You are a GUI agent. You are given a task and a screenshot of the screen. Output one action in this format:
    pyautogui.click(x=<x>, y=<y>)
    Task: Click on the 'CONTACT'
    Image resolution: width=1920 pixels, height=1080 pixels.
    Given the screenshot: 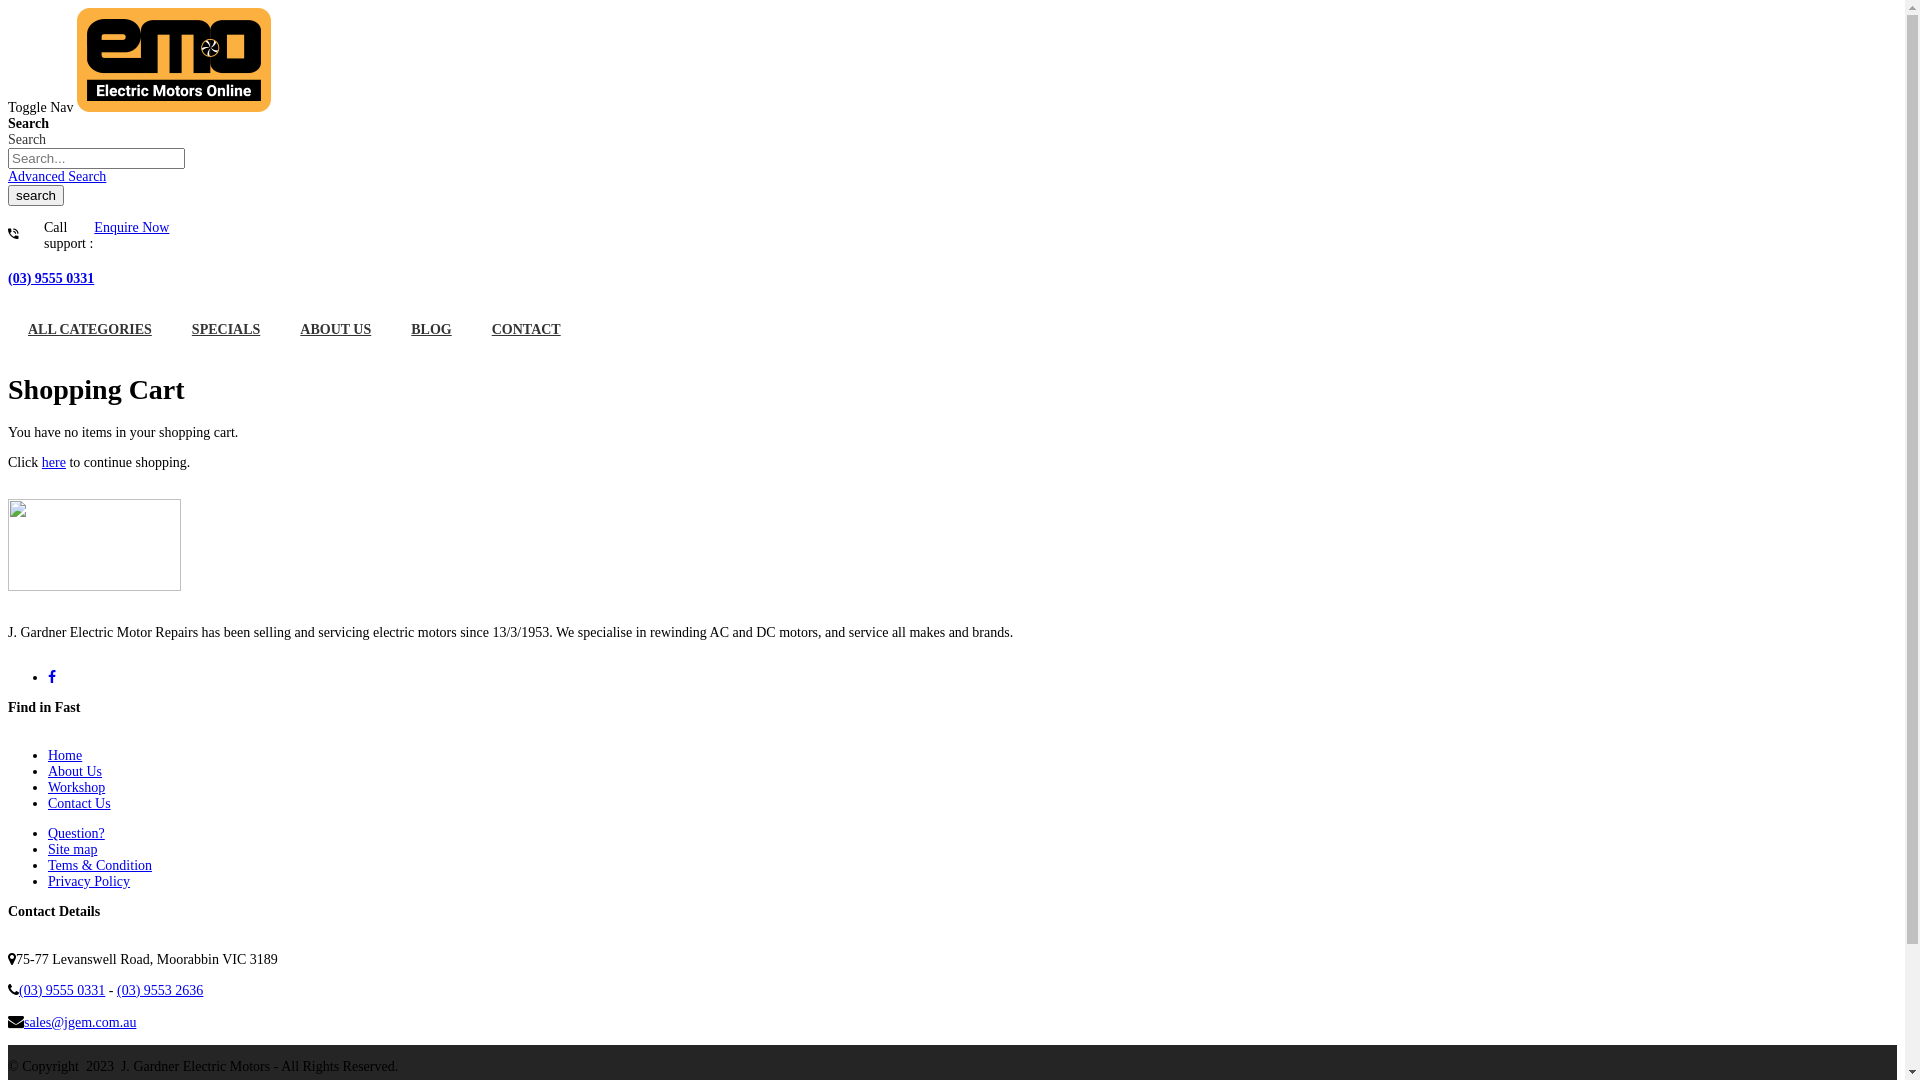 What is the action you would take?
    pyautogui.click(x=470, y=329)
    